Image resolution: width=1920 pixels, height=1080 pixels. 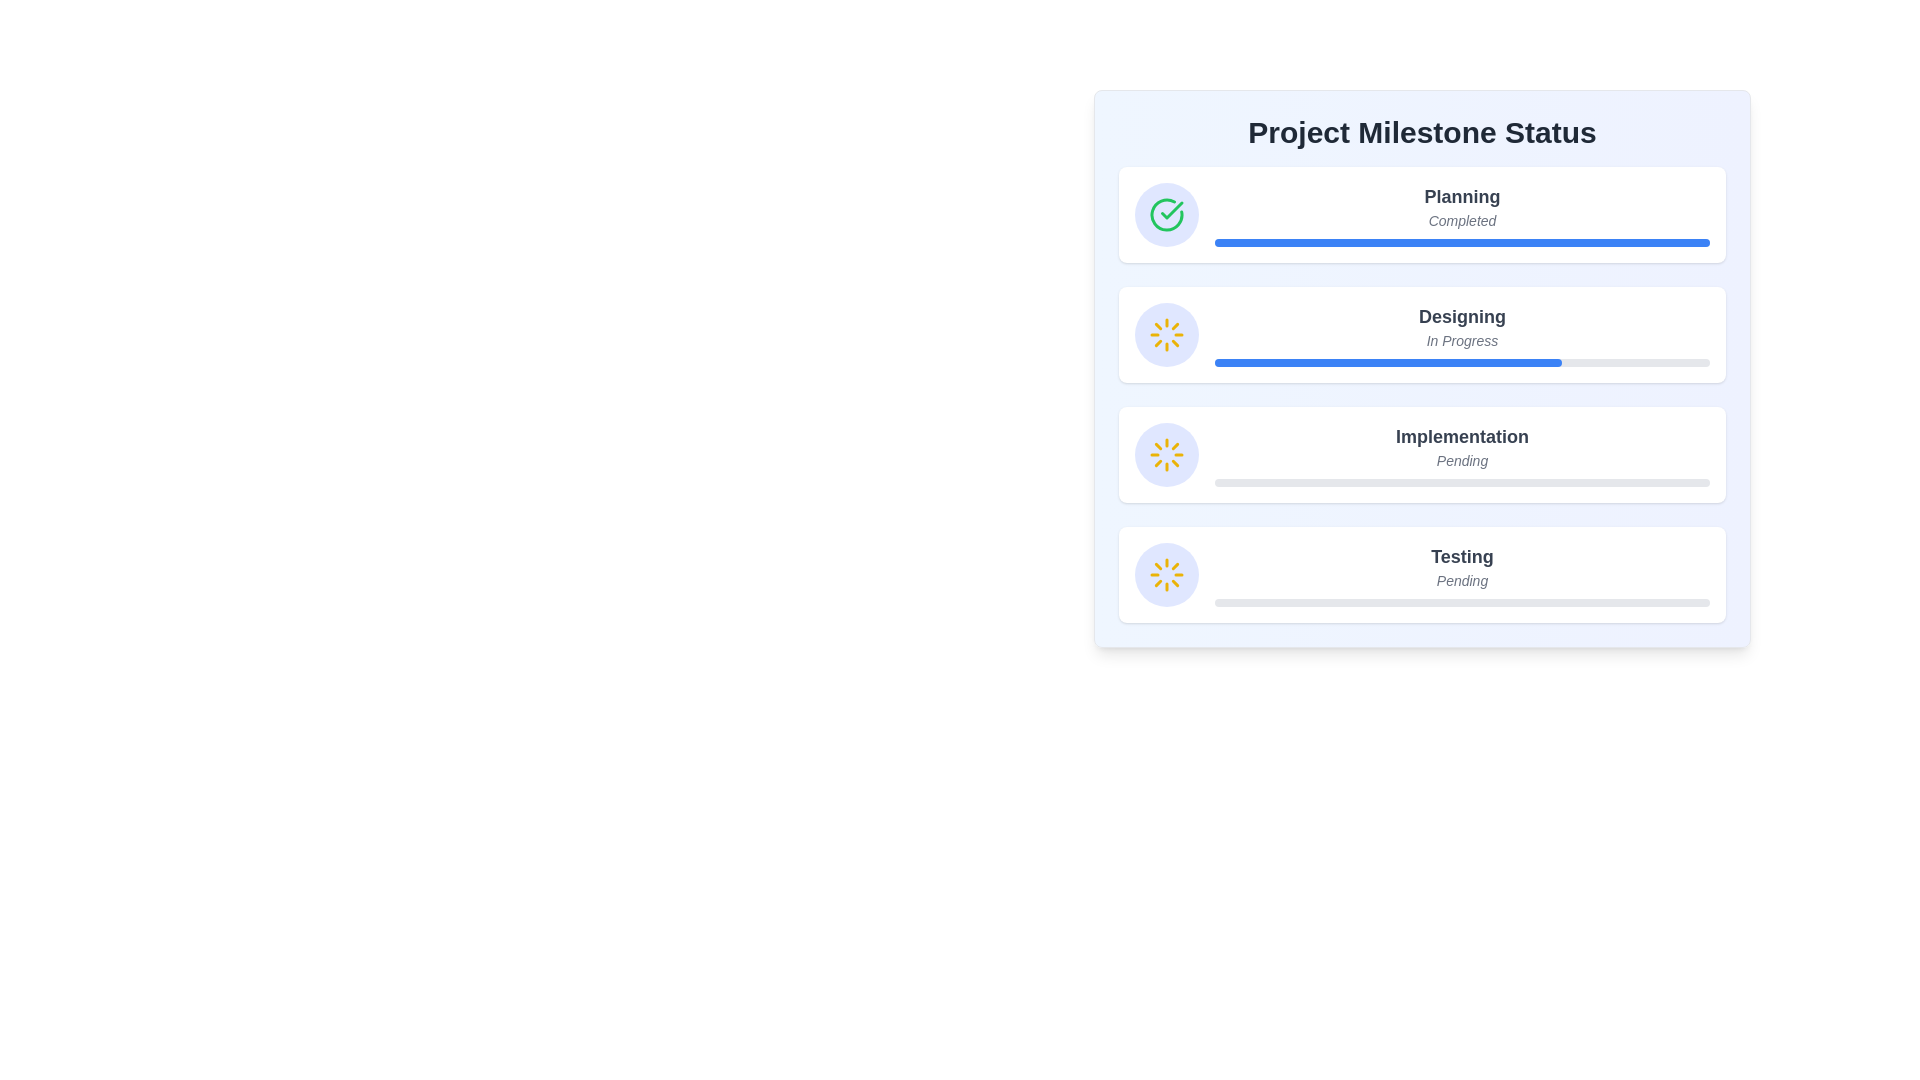 What do you see at coordinates (1462, 435) in the screenshot?
I see `the 'Implementation' text label, which is bold and prominently displayed in dark gray` at bounding box center [1462, 435].